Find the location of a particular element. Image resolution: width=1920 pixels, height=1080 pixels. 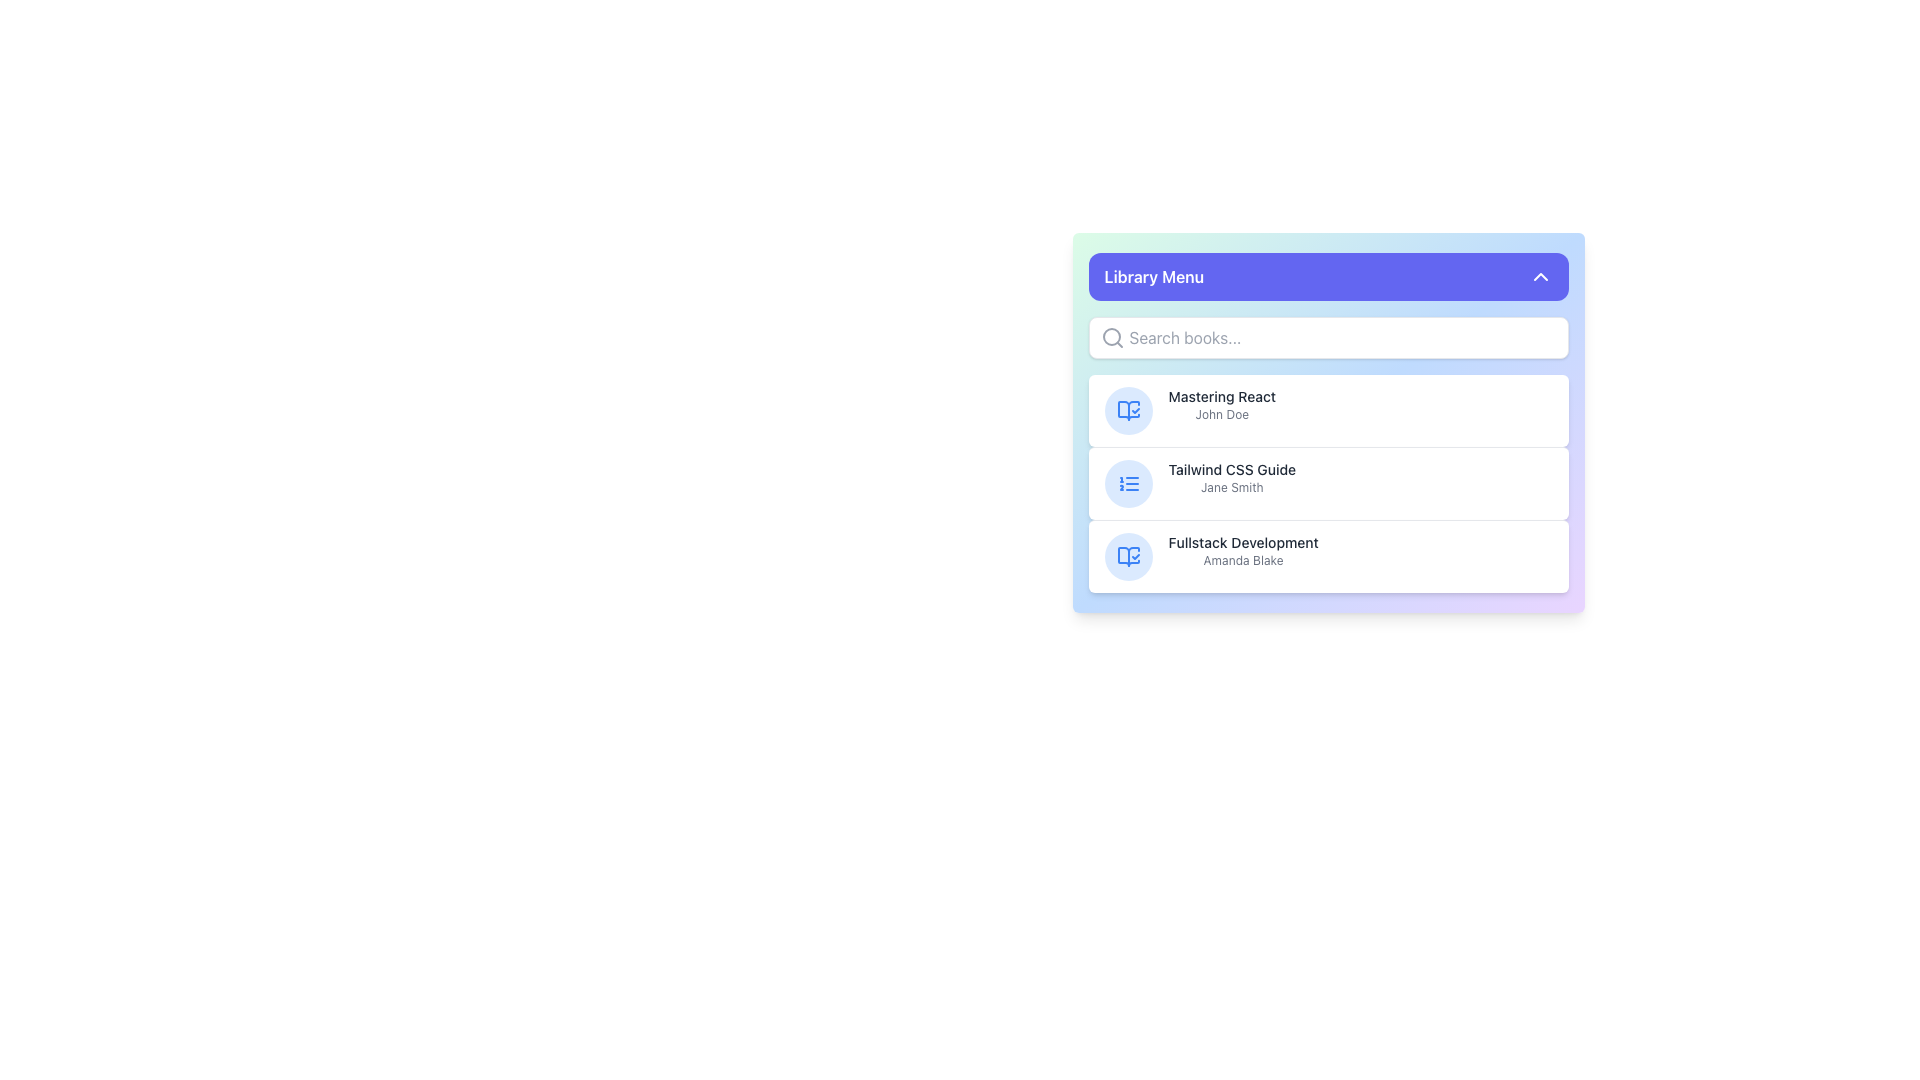

the circular icon button with a blue background and an open book with a checkmark icon, located within the card labeled 'Fullstack Development Amanda Blake' is located at coordinates (1128, 556).